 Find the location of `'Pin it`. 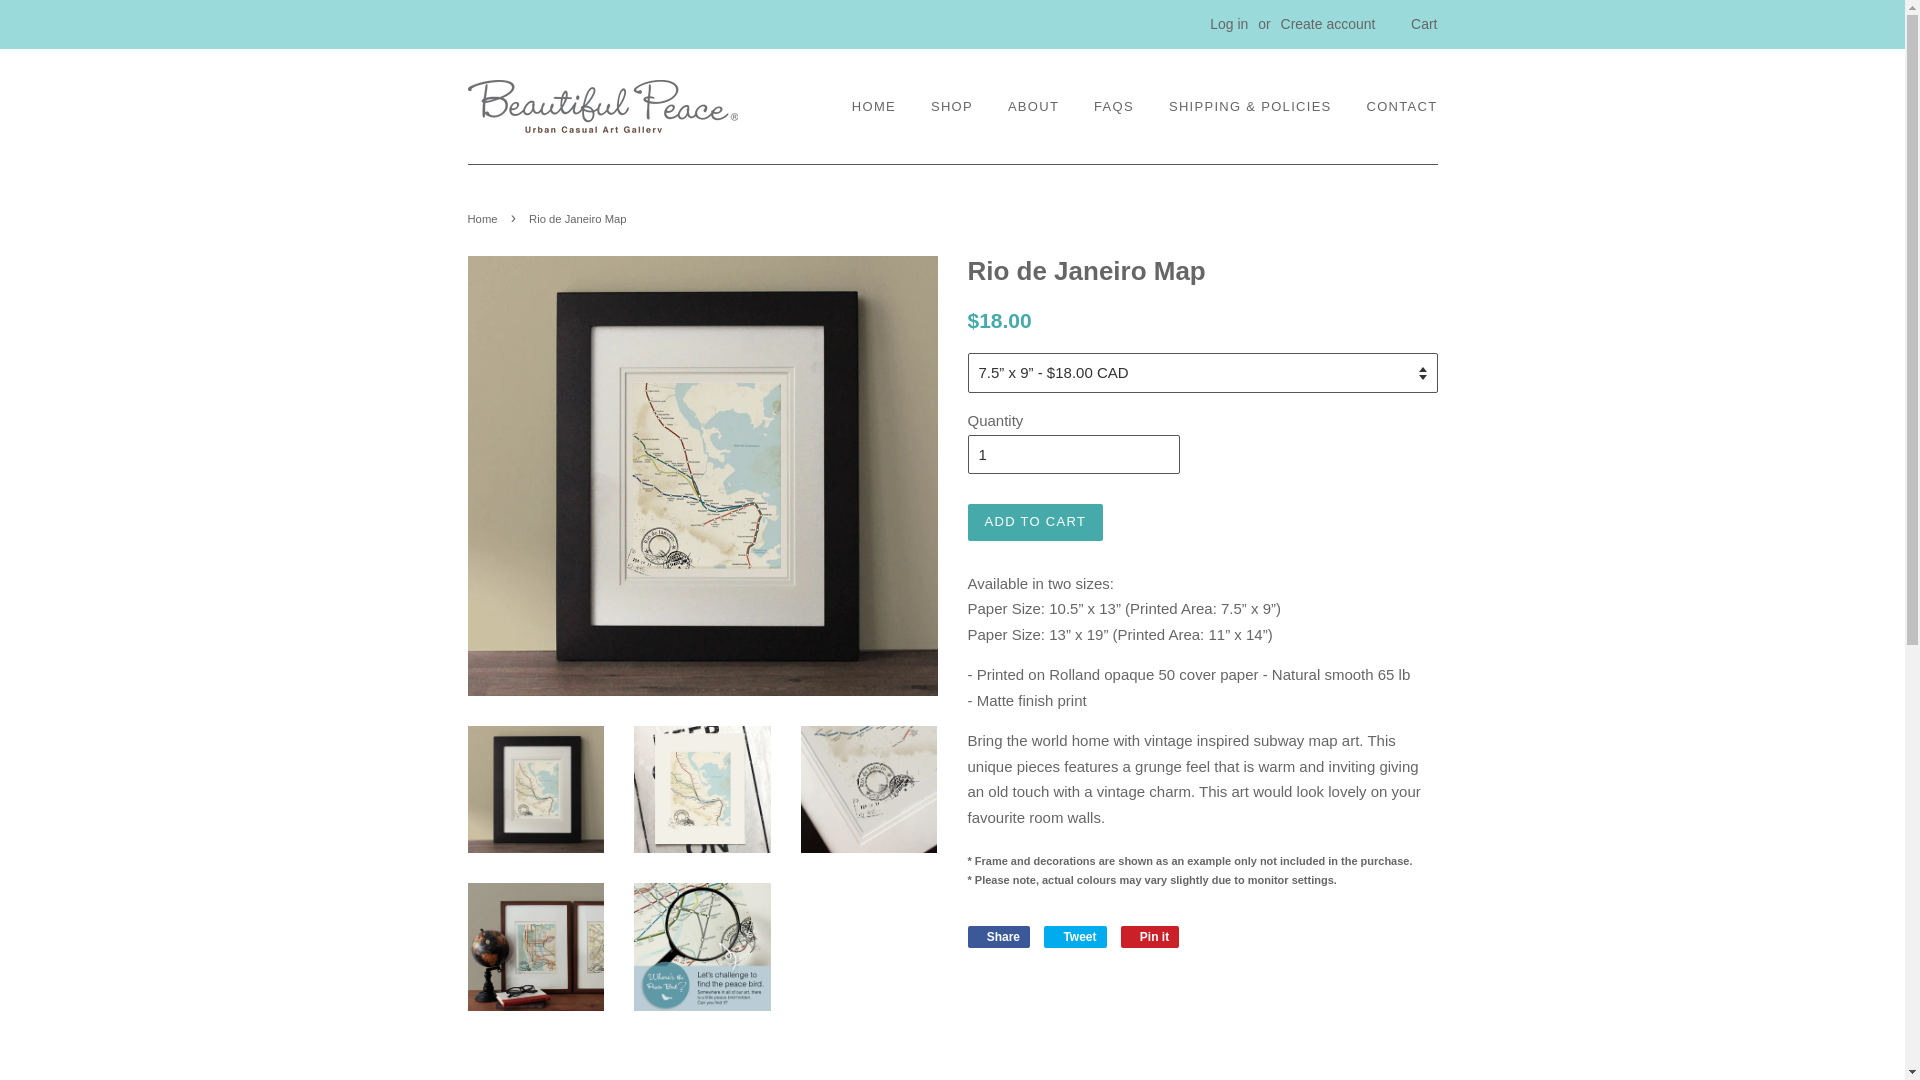

'Pin it is located at coordinates (1121, 937).